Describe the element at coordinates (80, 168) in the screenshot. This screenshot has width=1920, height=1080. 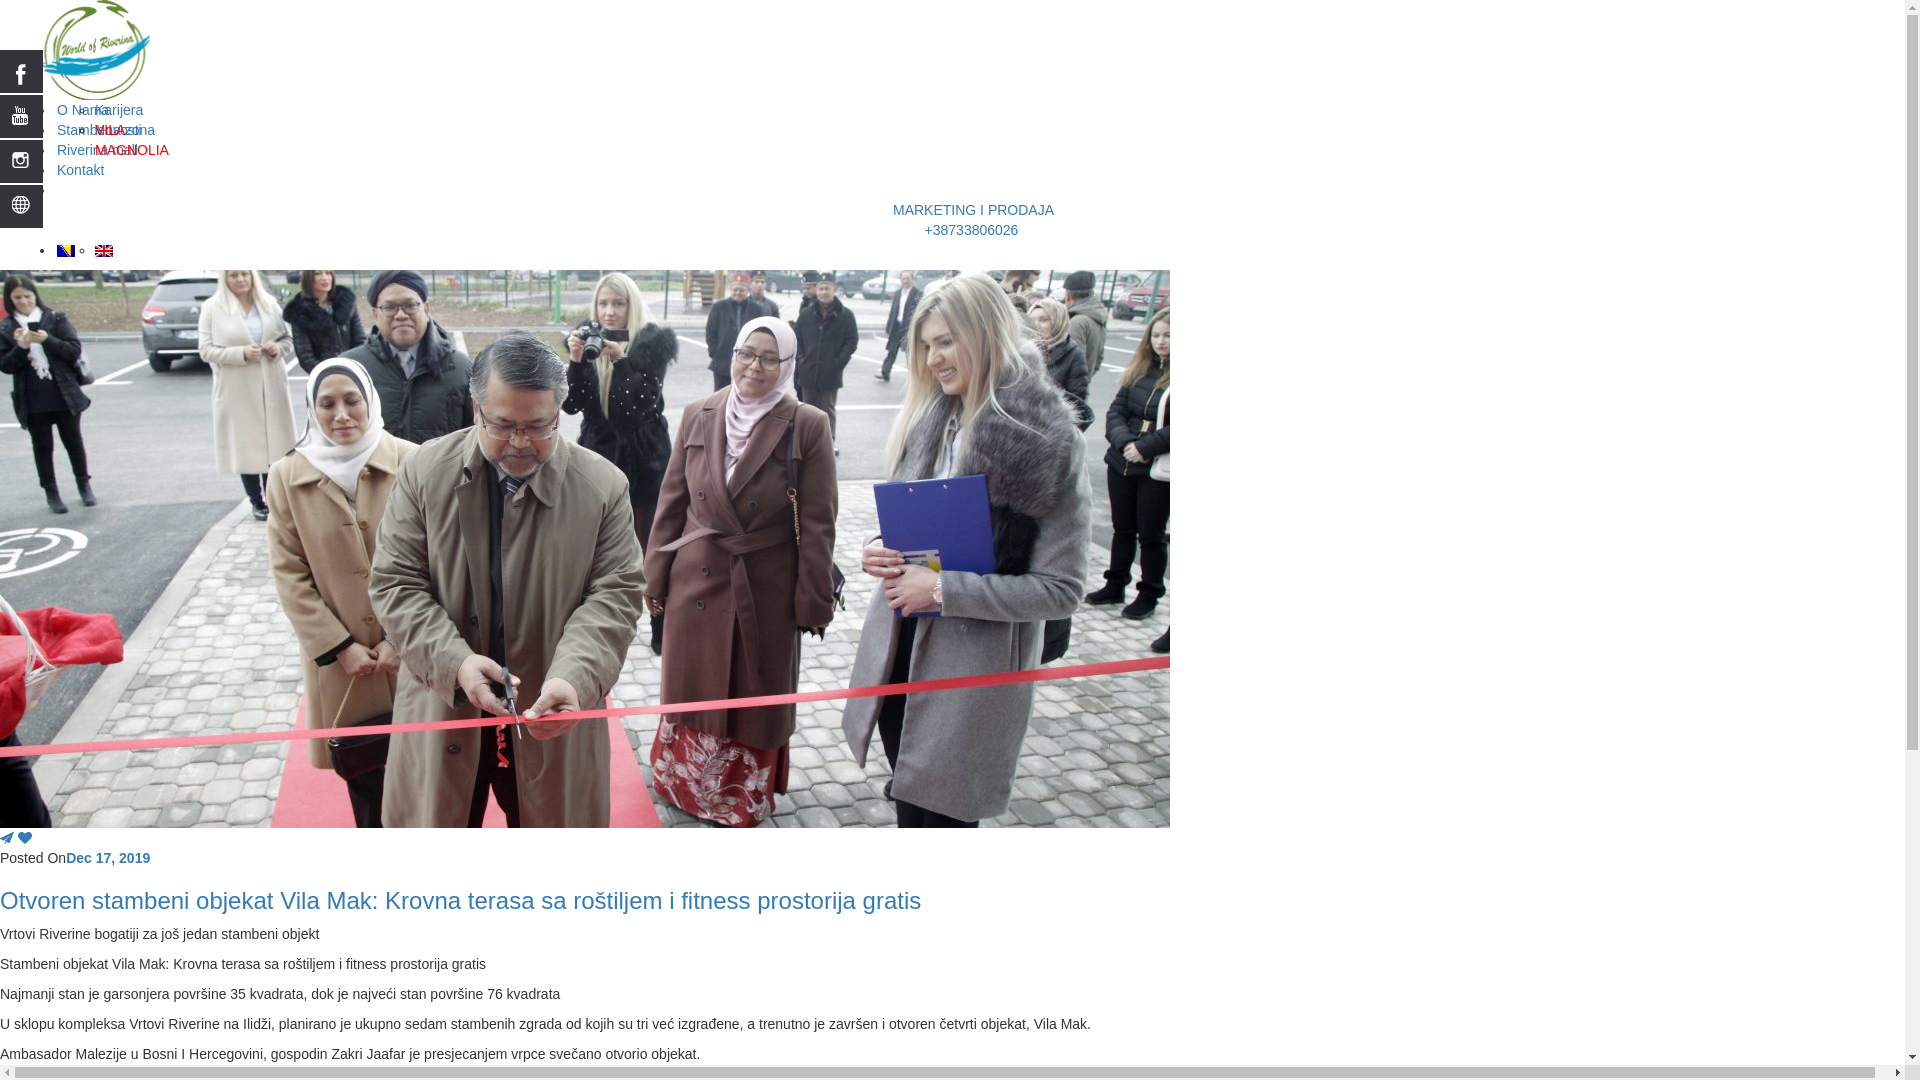
I see `'Kontakt'` at that location.